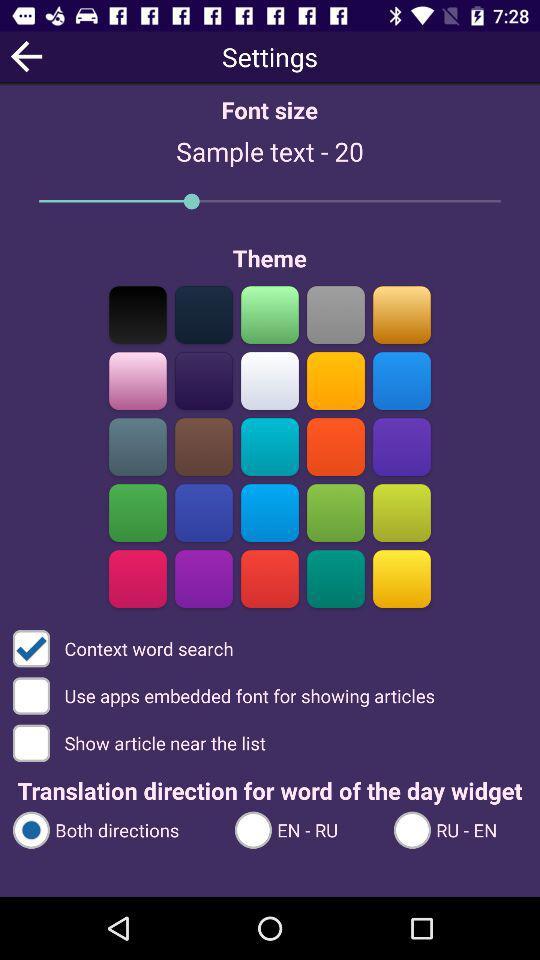 The width and height of the screenshot is (540, 960). Describe the element at coordinates (203, 578) in the screenshot. I see `change theme color` at that location.